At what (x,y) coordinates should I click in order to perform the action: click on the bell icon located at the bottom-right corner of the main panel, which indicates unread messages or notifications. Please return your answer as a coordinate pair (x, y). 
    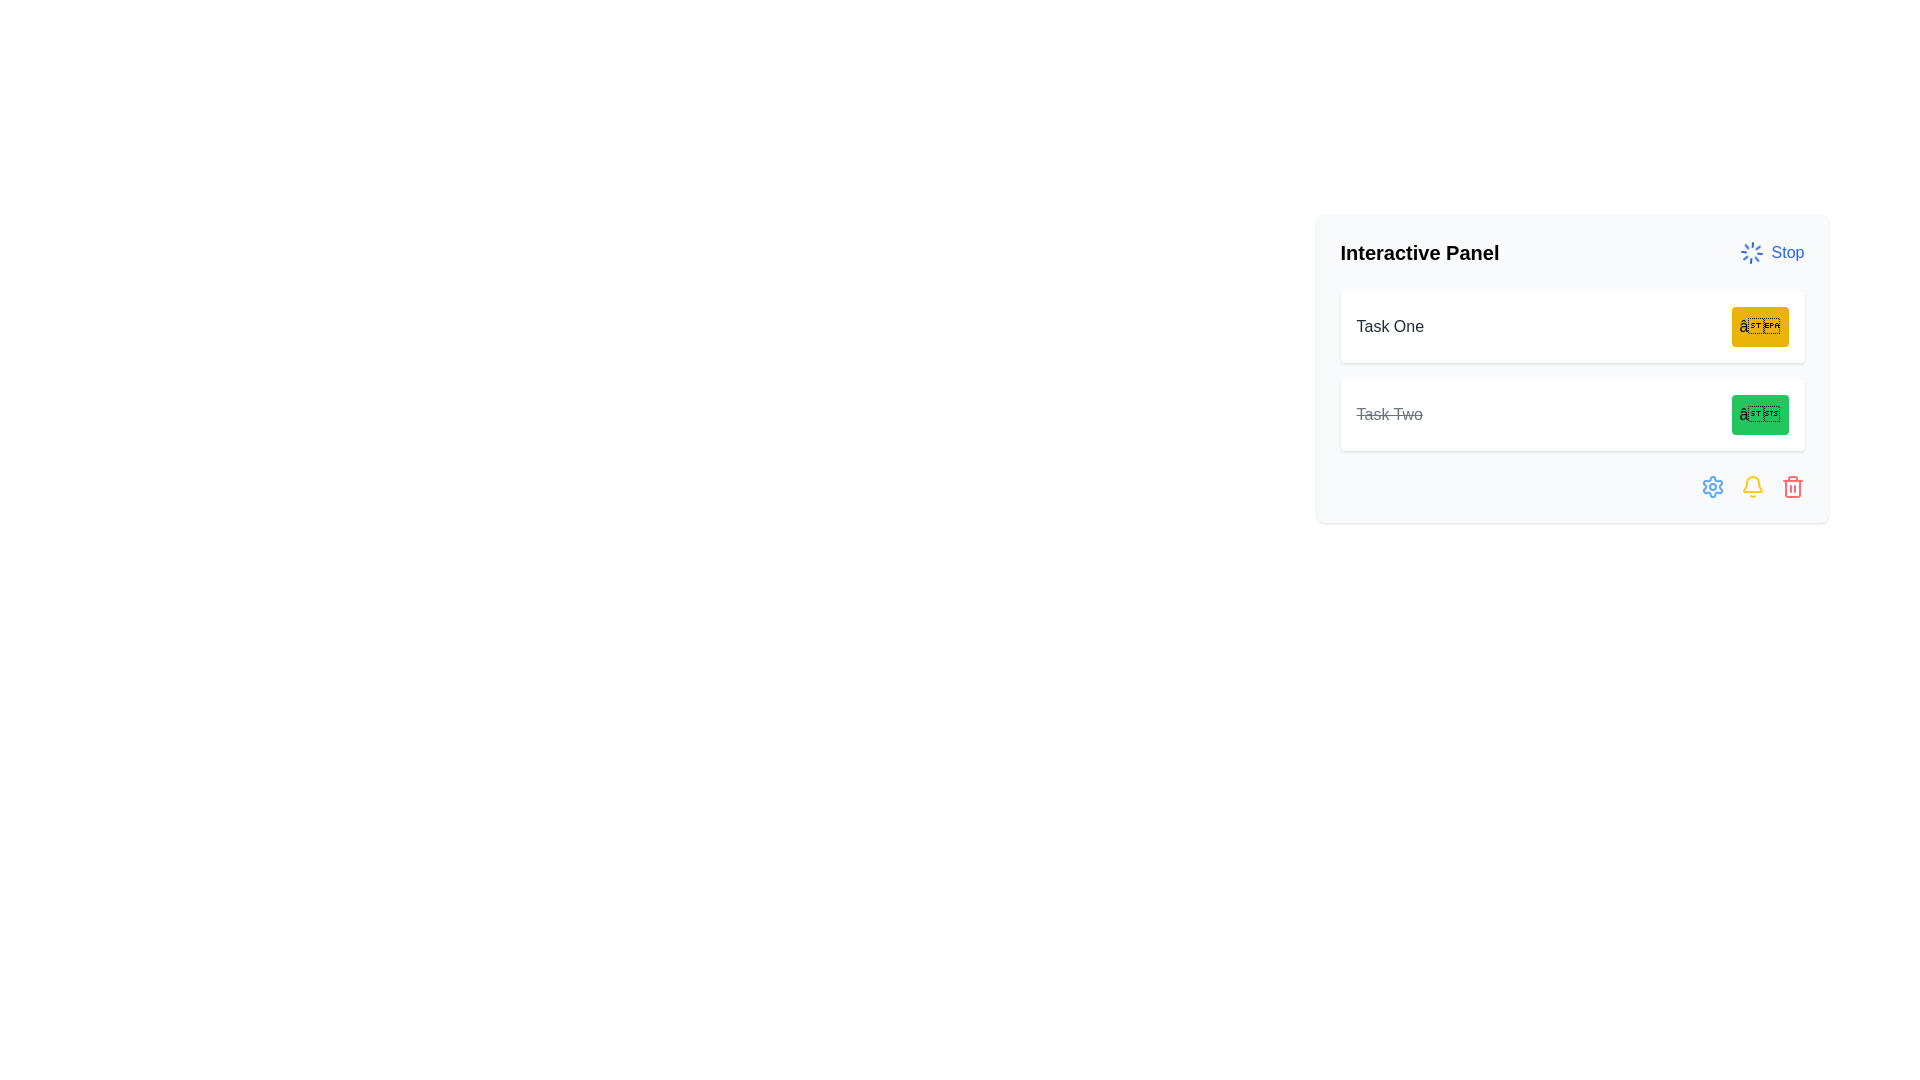
    Looking at the image, I should click on (1751, 486).